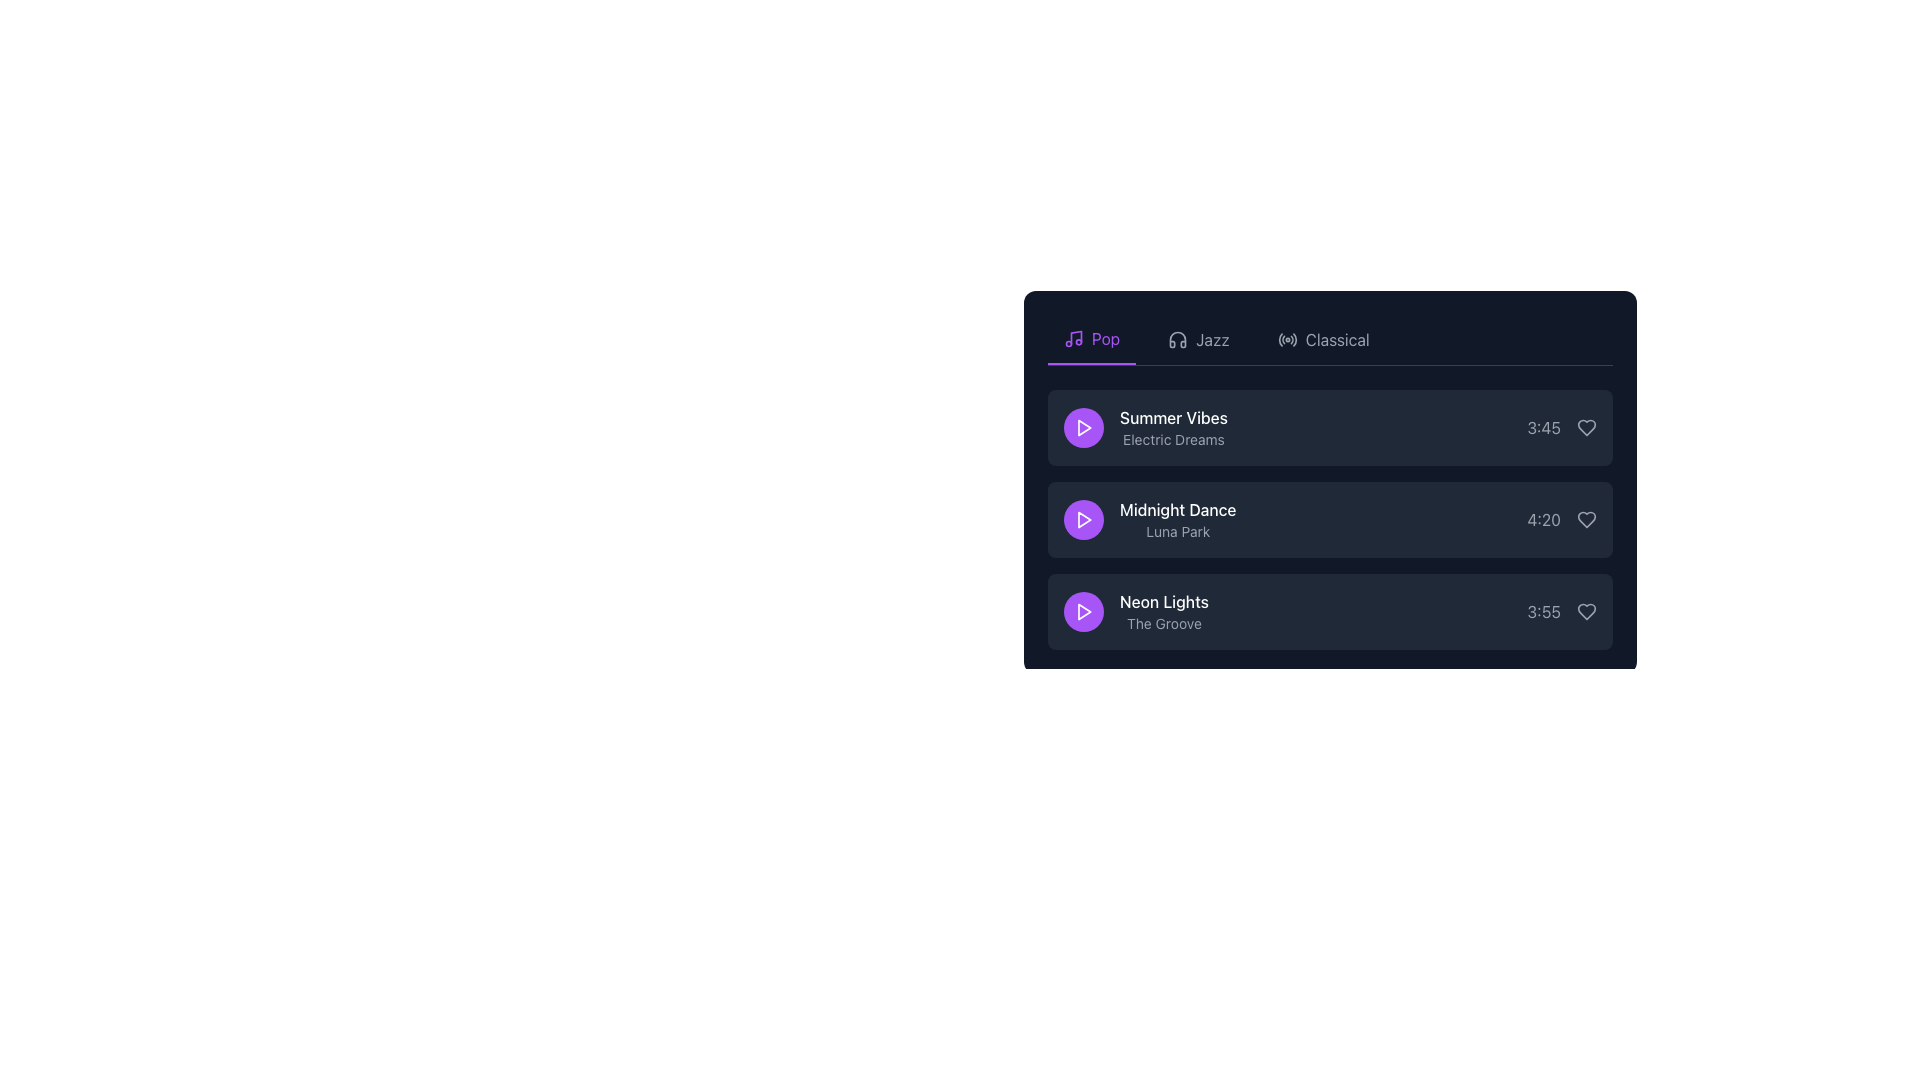 The height and width of the screenshot is (1080, 1920). What do you see at coordinates (1083, 427) in the screenshot?
I see `the triangular play icon with a white stroke on a transparent background, located inside a purple circular button, to initiate playback` at bounding box center [1083, 427].